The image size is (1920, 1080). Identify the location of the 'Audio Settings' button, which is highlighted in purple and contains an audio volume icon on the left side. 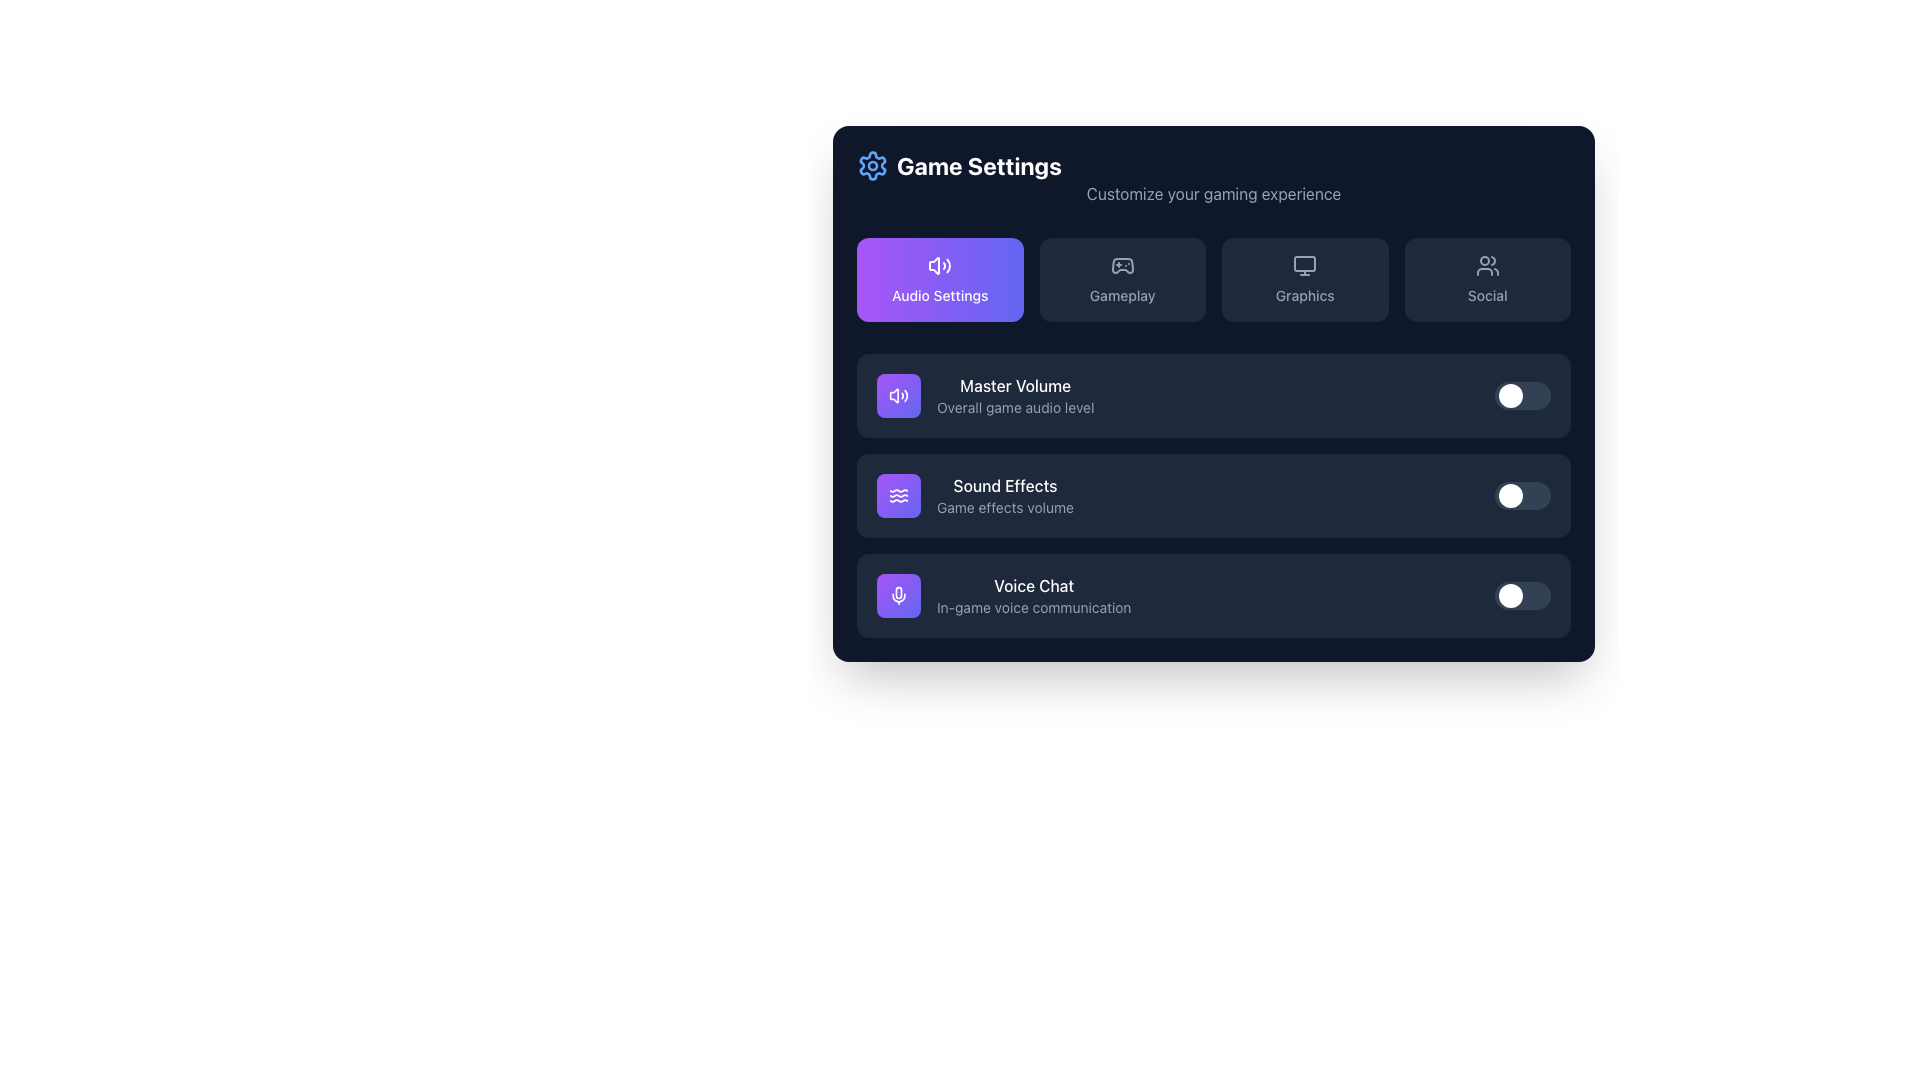
(933, 265).